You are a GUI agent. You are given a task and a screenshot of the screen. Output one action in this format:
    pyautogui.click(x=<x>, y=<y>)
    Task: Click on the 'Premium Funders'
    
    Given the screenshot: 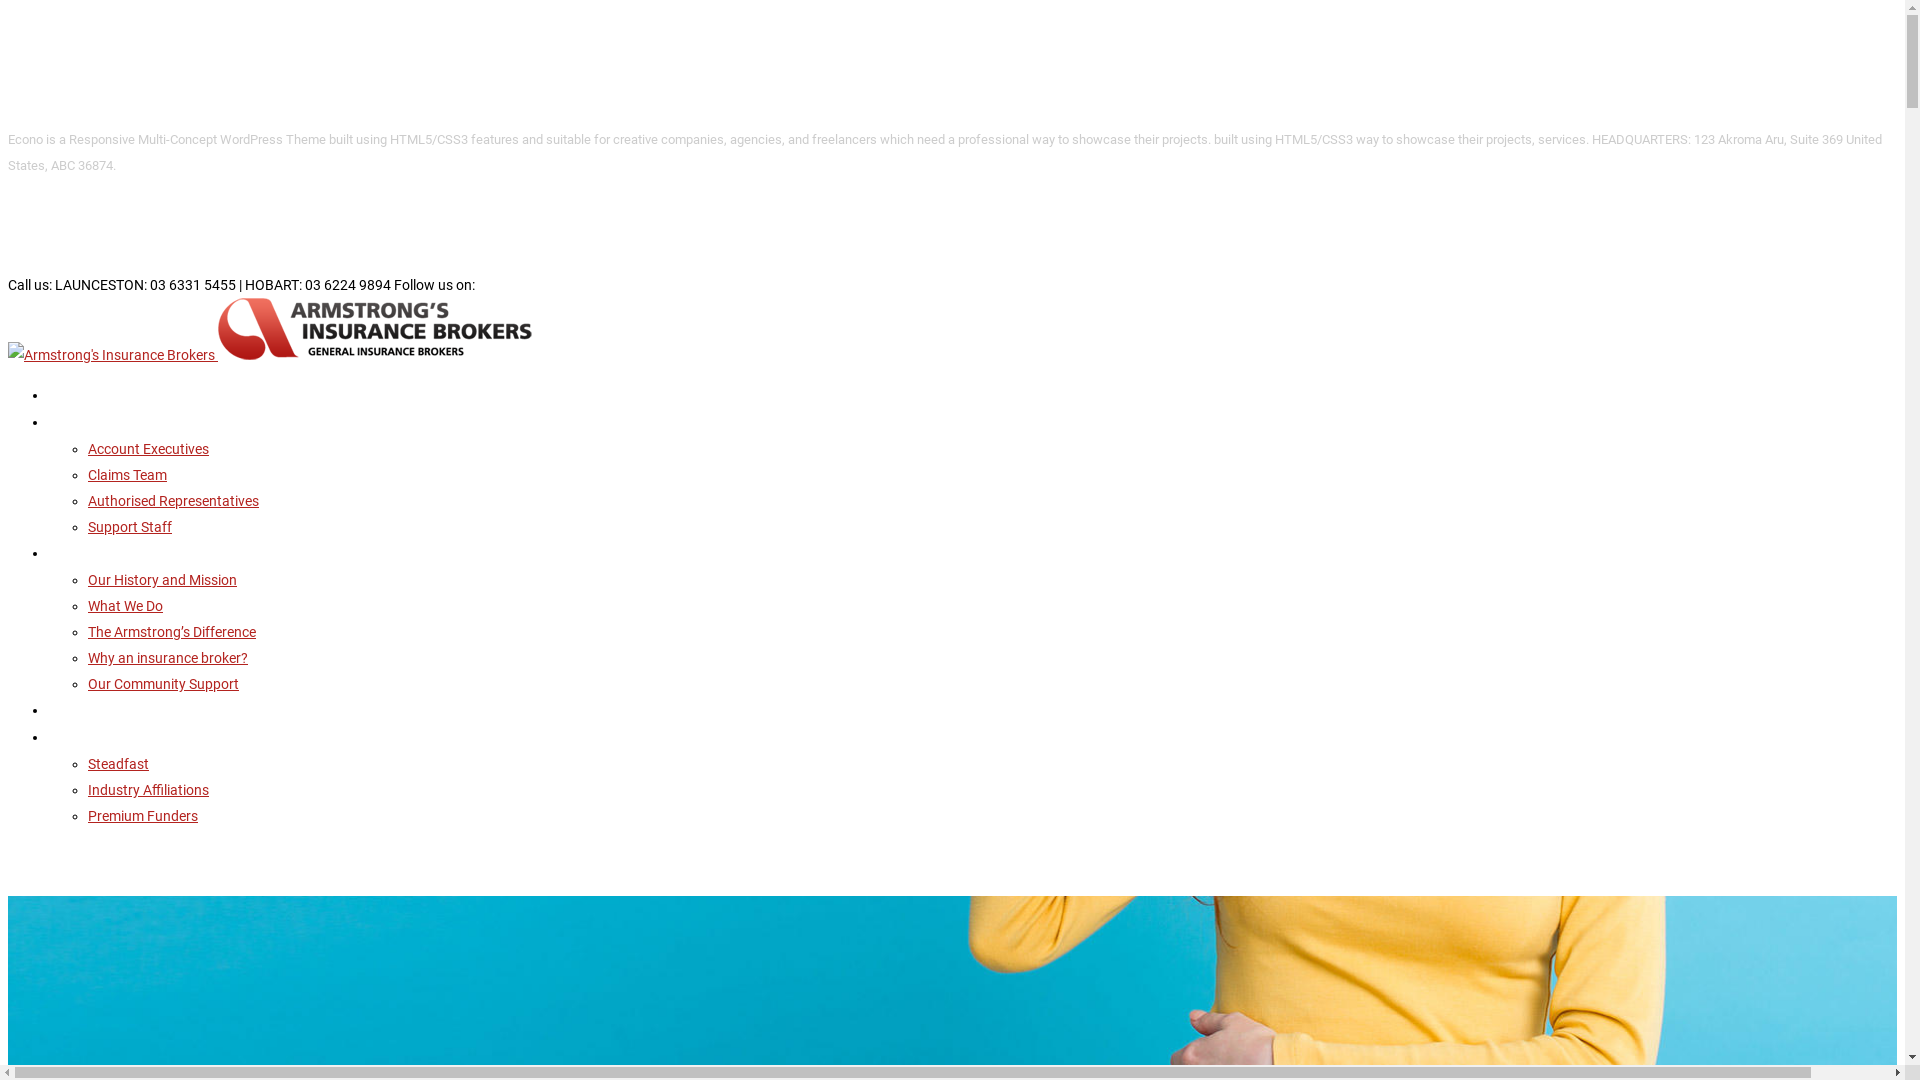 What is the action you would take?
    pyautogui.click(x=142, y=816)
    